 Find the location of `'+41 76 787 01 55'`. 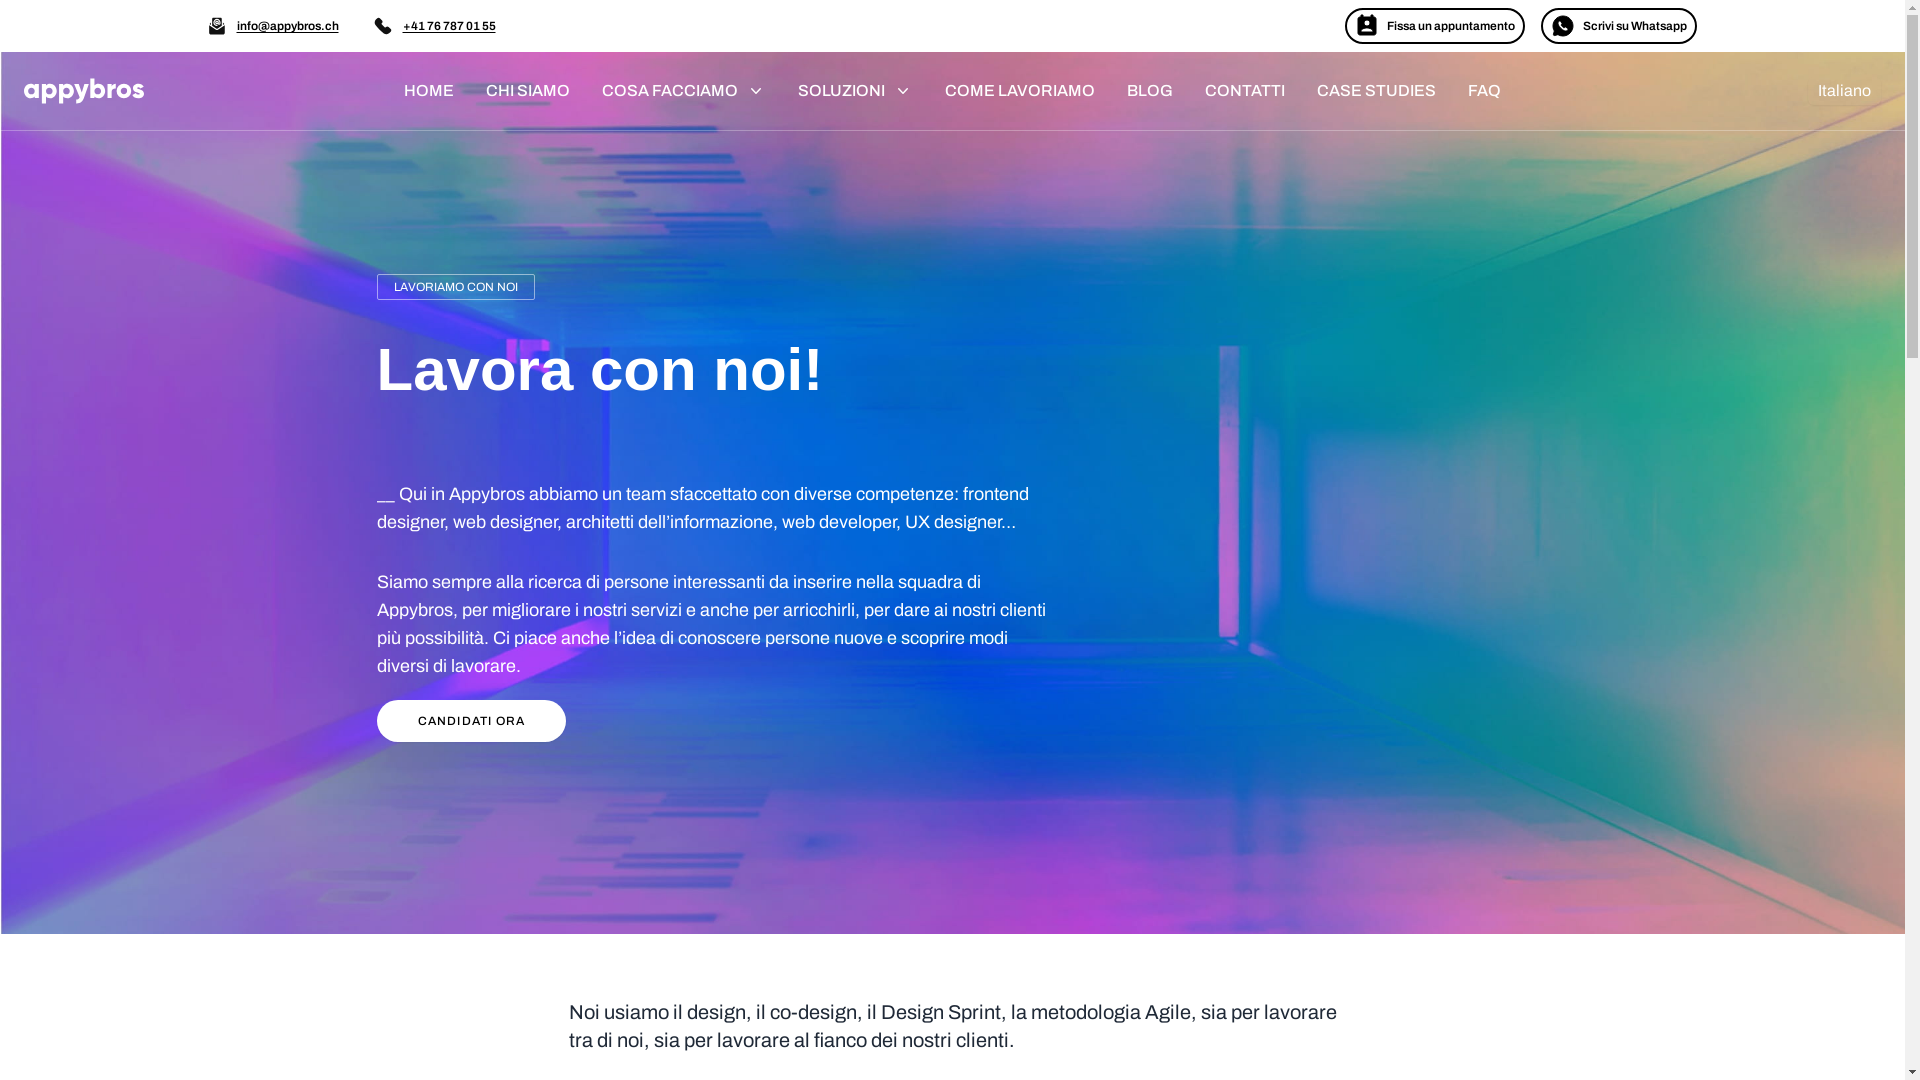

'+41 76 787 01 55' is located at coordinates (447, 26).